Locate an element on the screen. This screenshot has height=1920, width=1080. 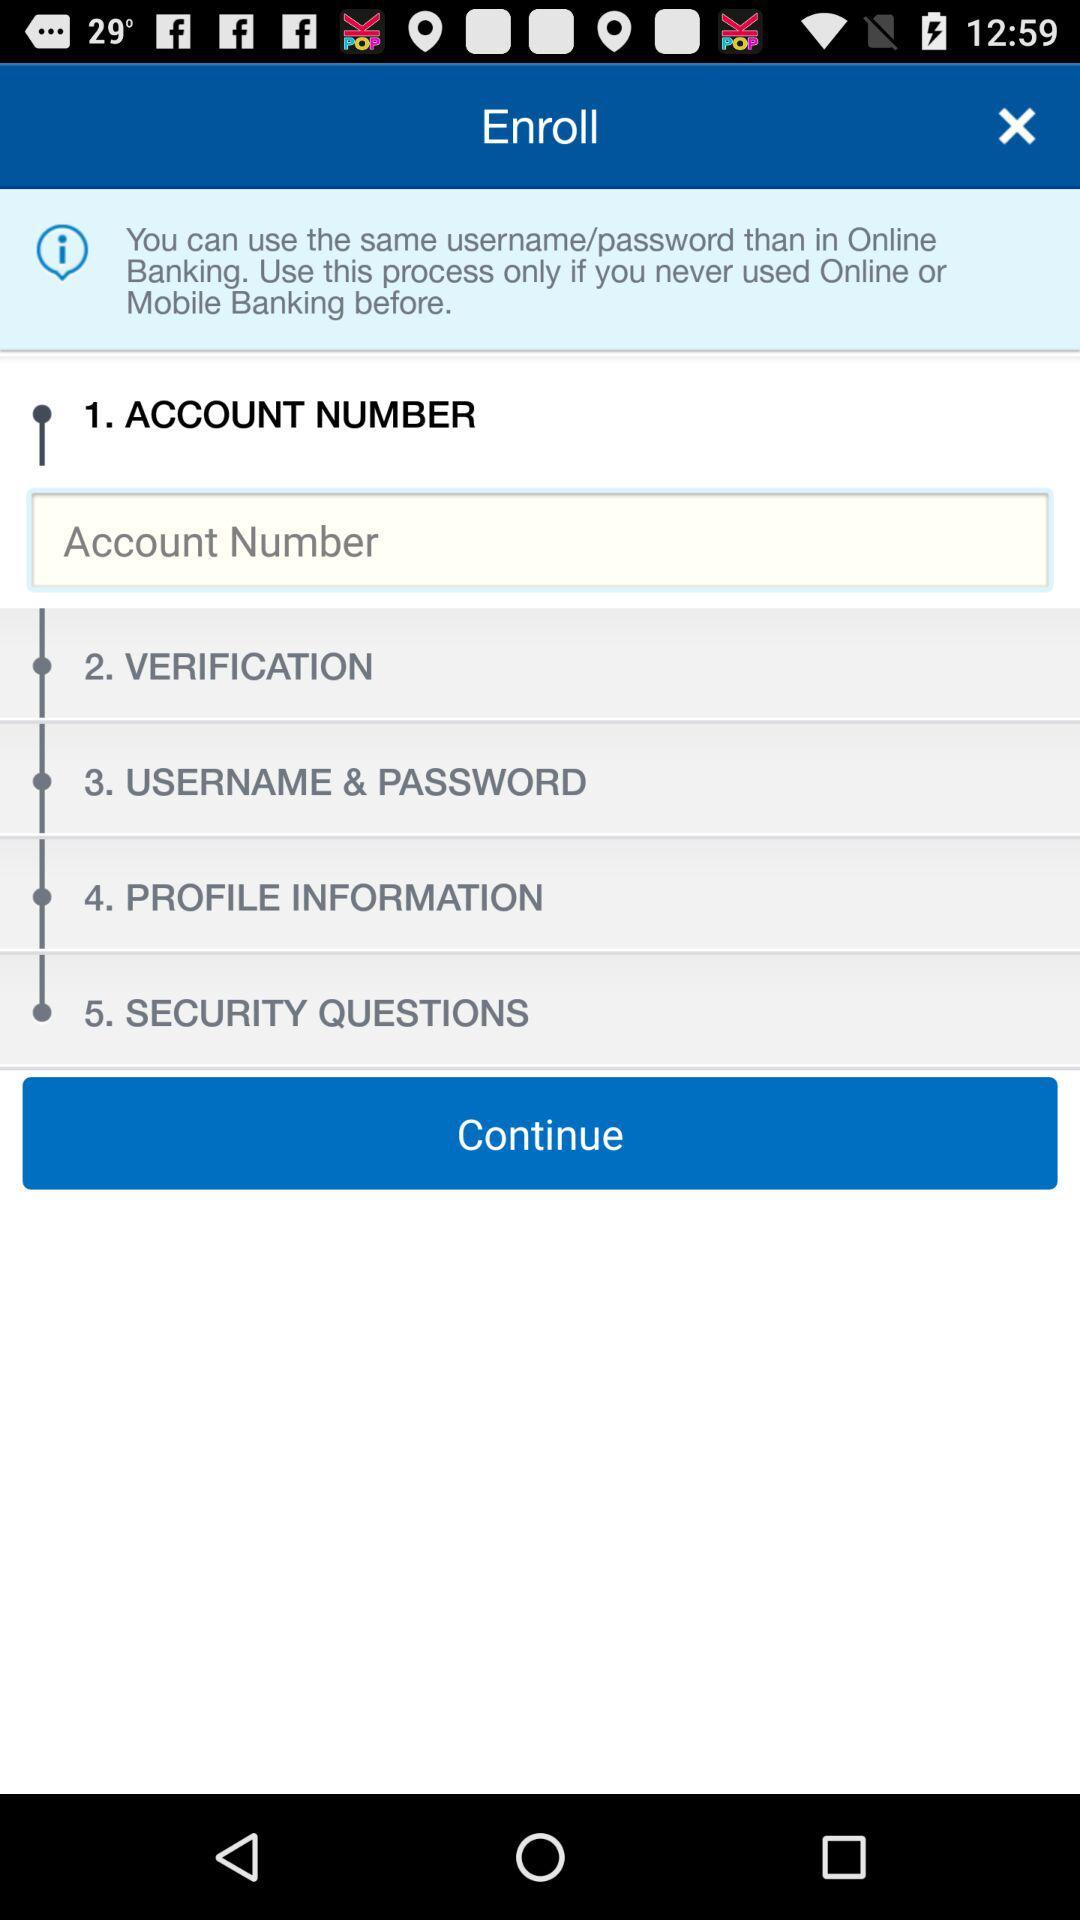
the enroll item is located at coordinates (540, 124).